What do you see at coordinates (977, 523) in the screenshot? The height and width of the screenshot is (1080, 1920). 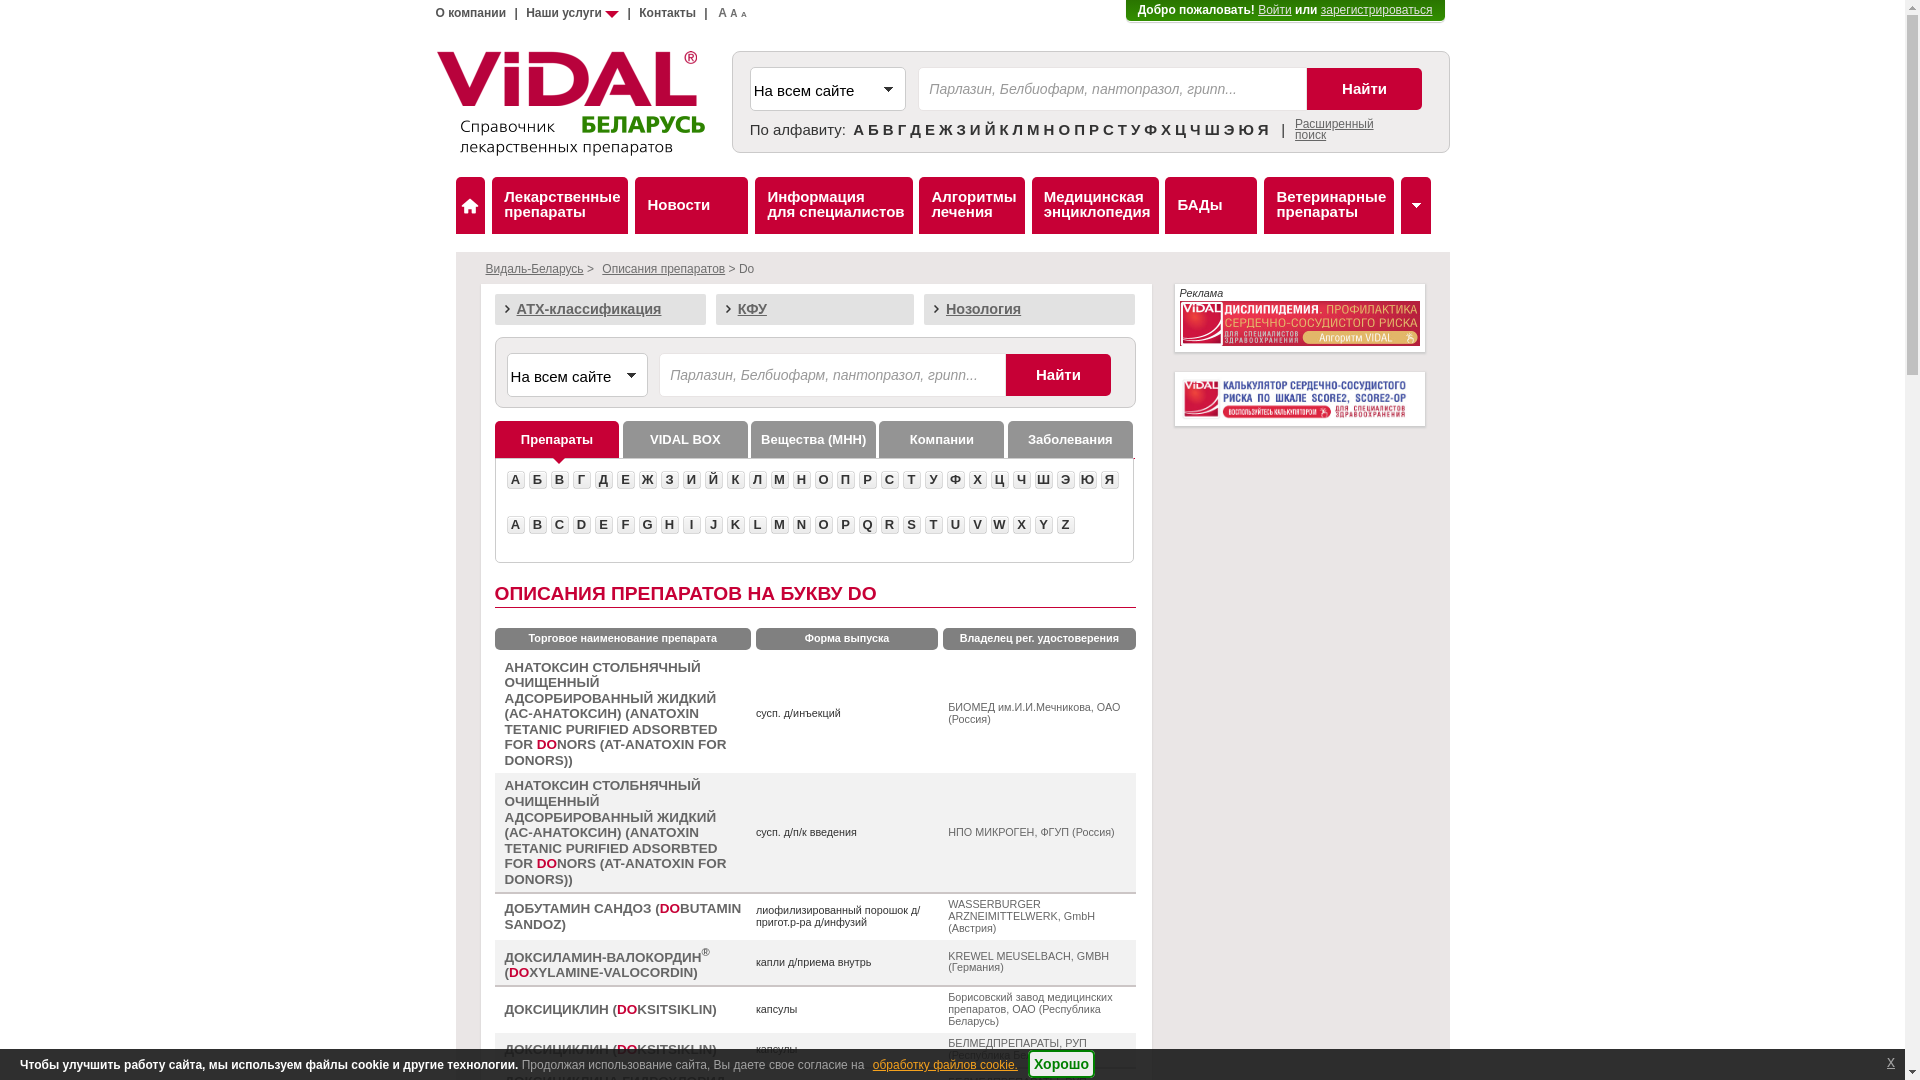 I see `'V'` at bounding box center [977, 523].